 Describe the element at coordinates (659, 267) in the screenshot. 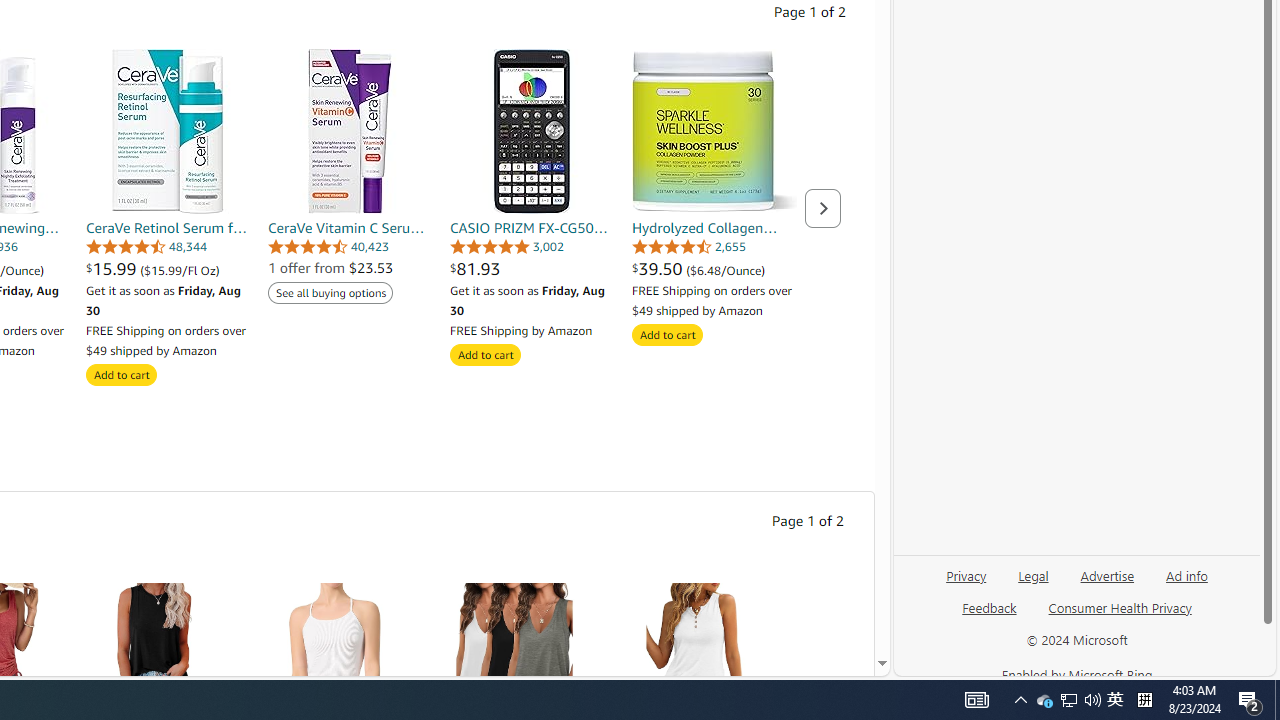

I see `'$39.50 '` at that location.